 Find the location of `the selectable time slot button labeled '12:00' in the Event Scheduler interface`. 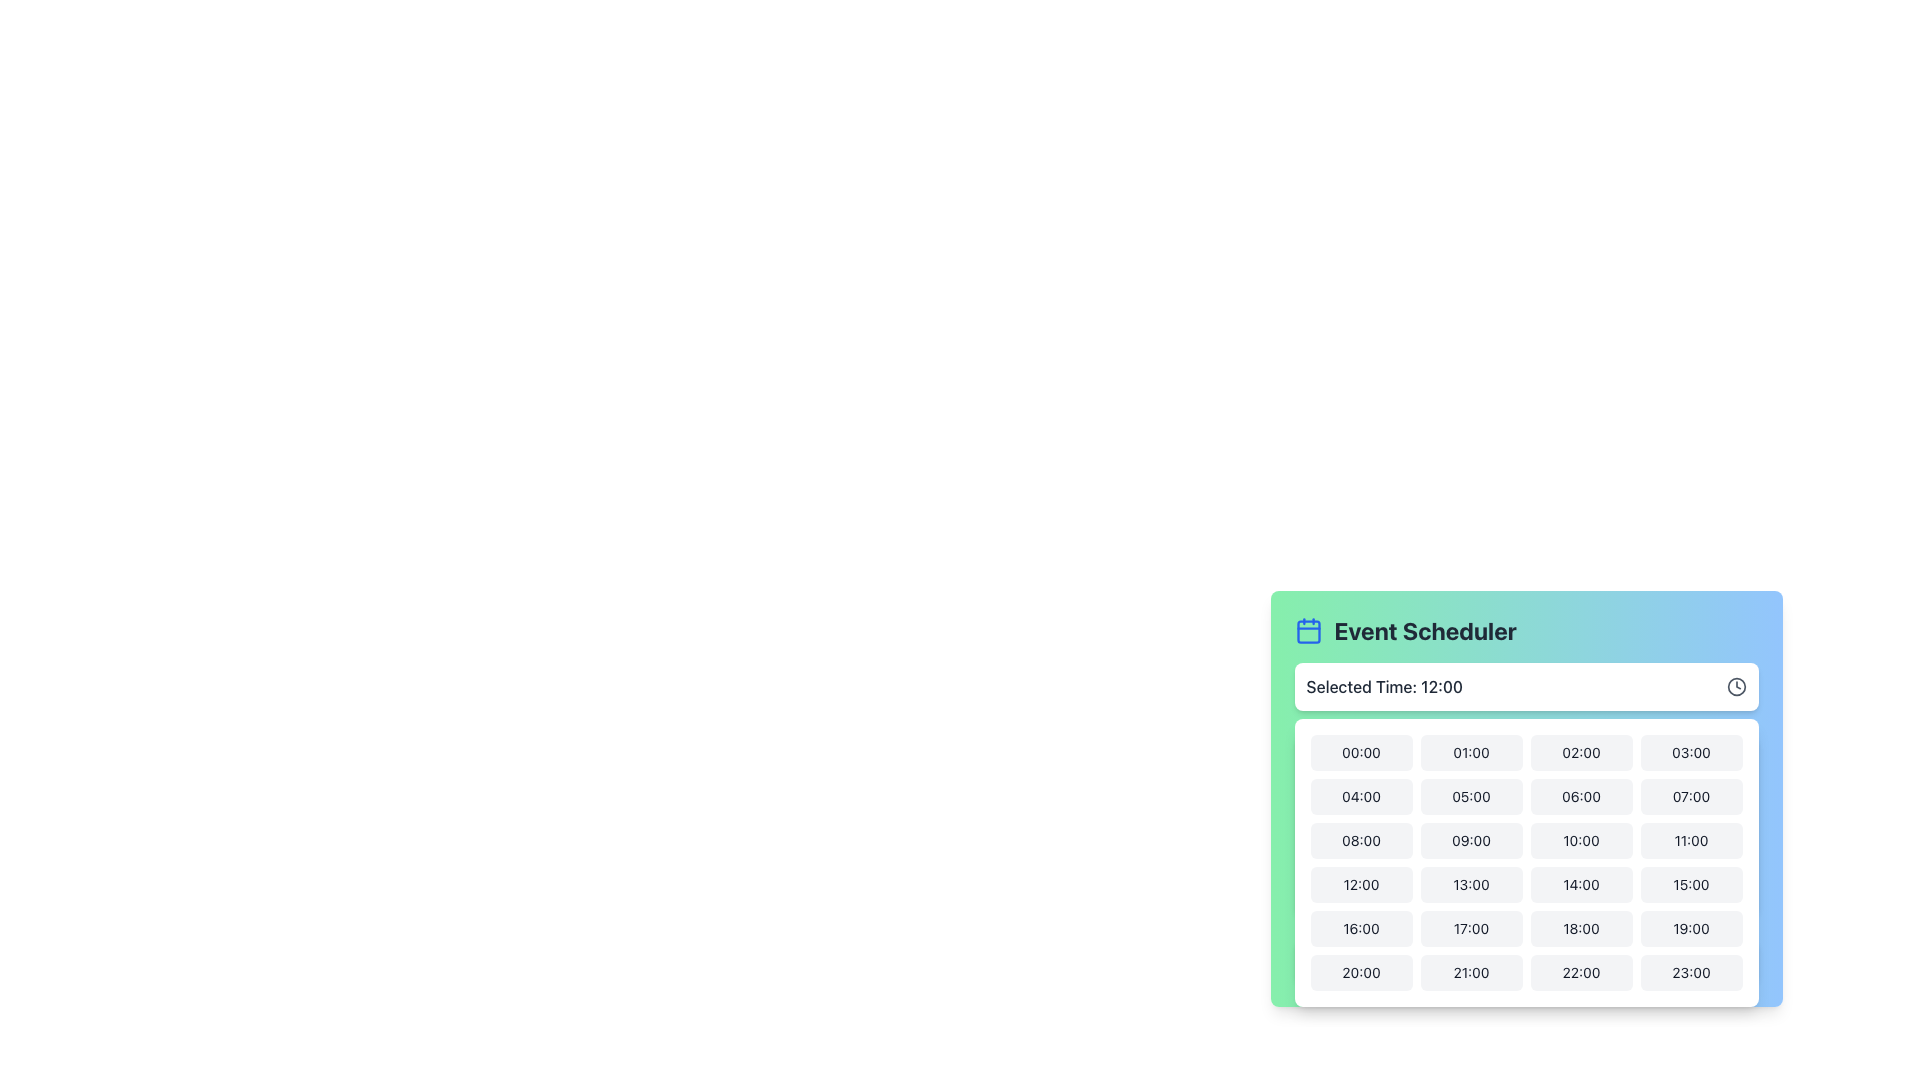

the selectable time slot button labeled '12:00' in the Event Scheduler interface is located at coordinates (1360, 883).